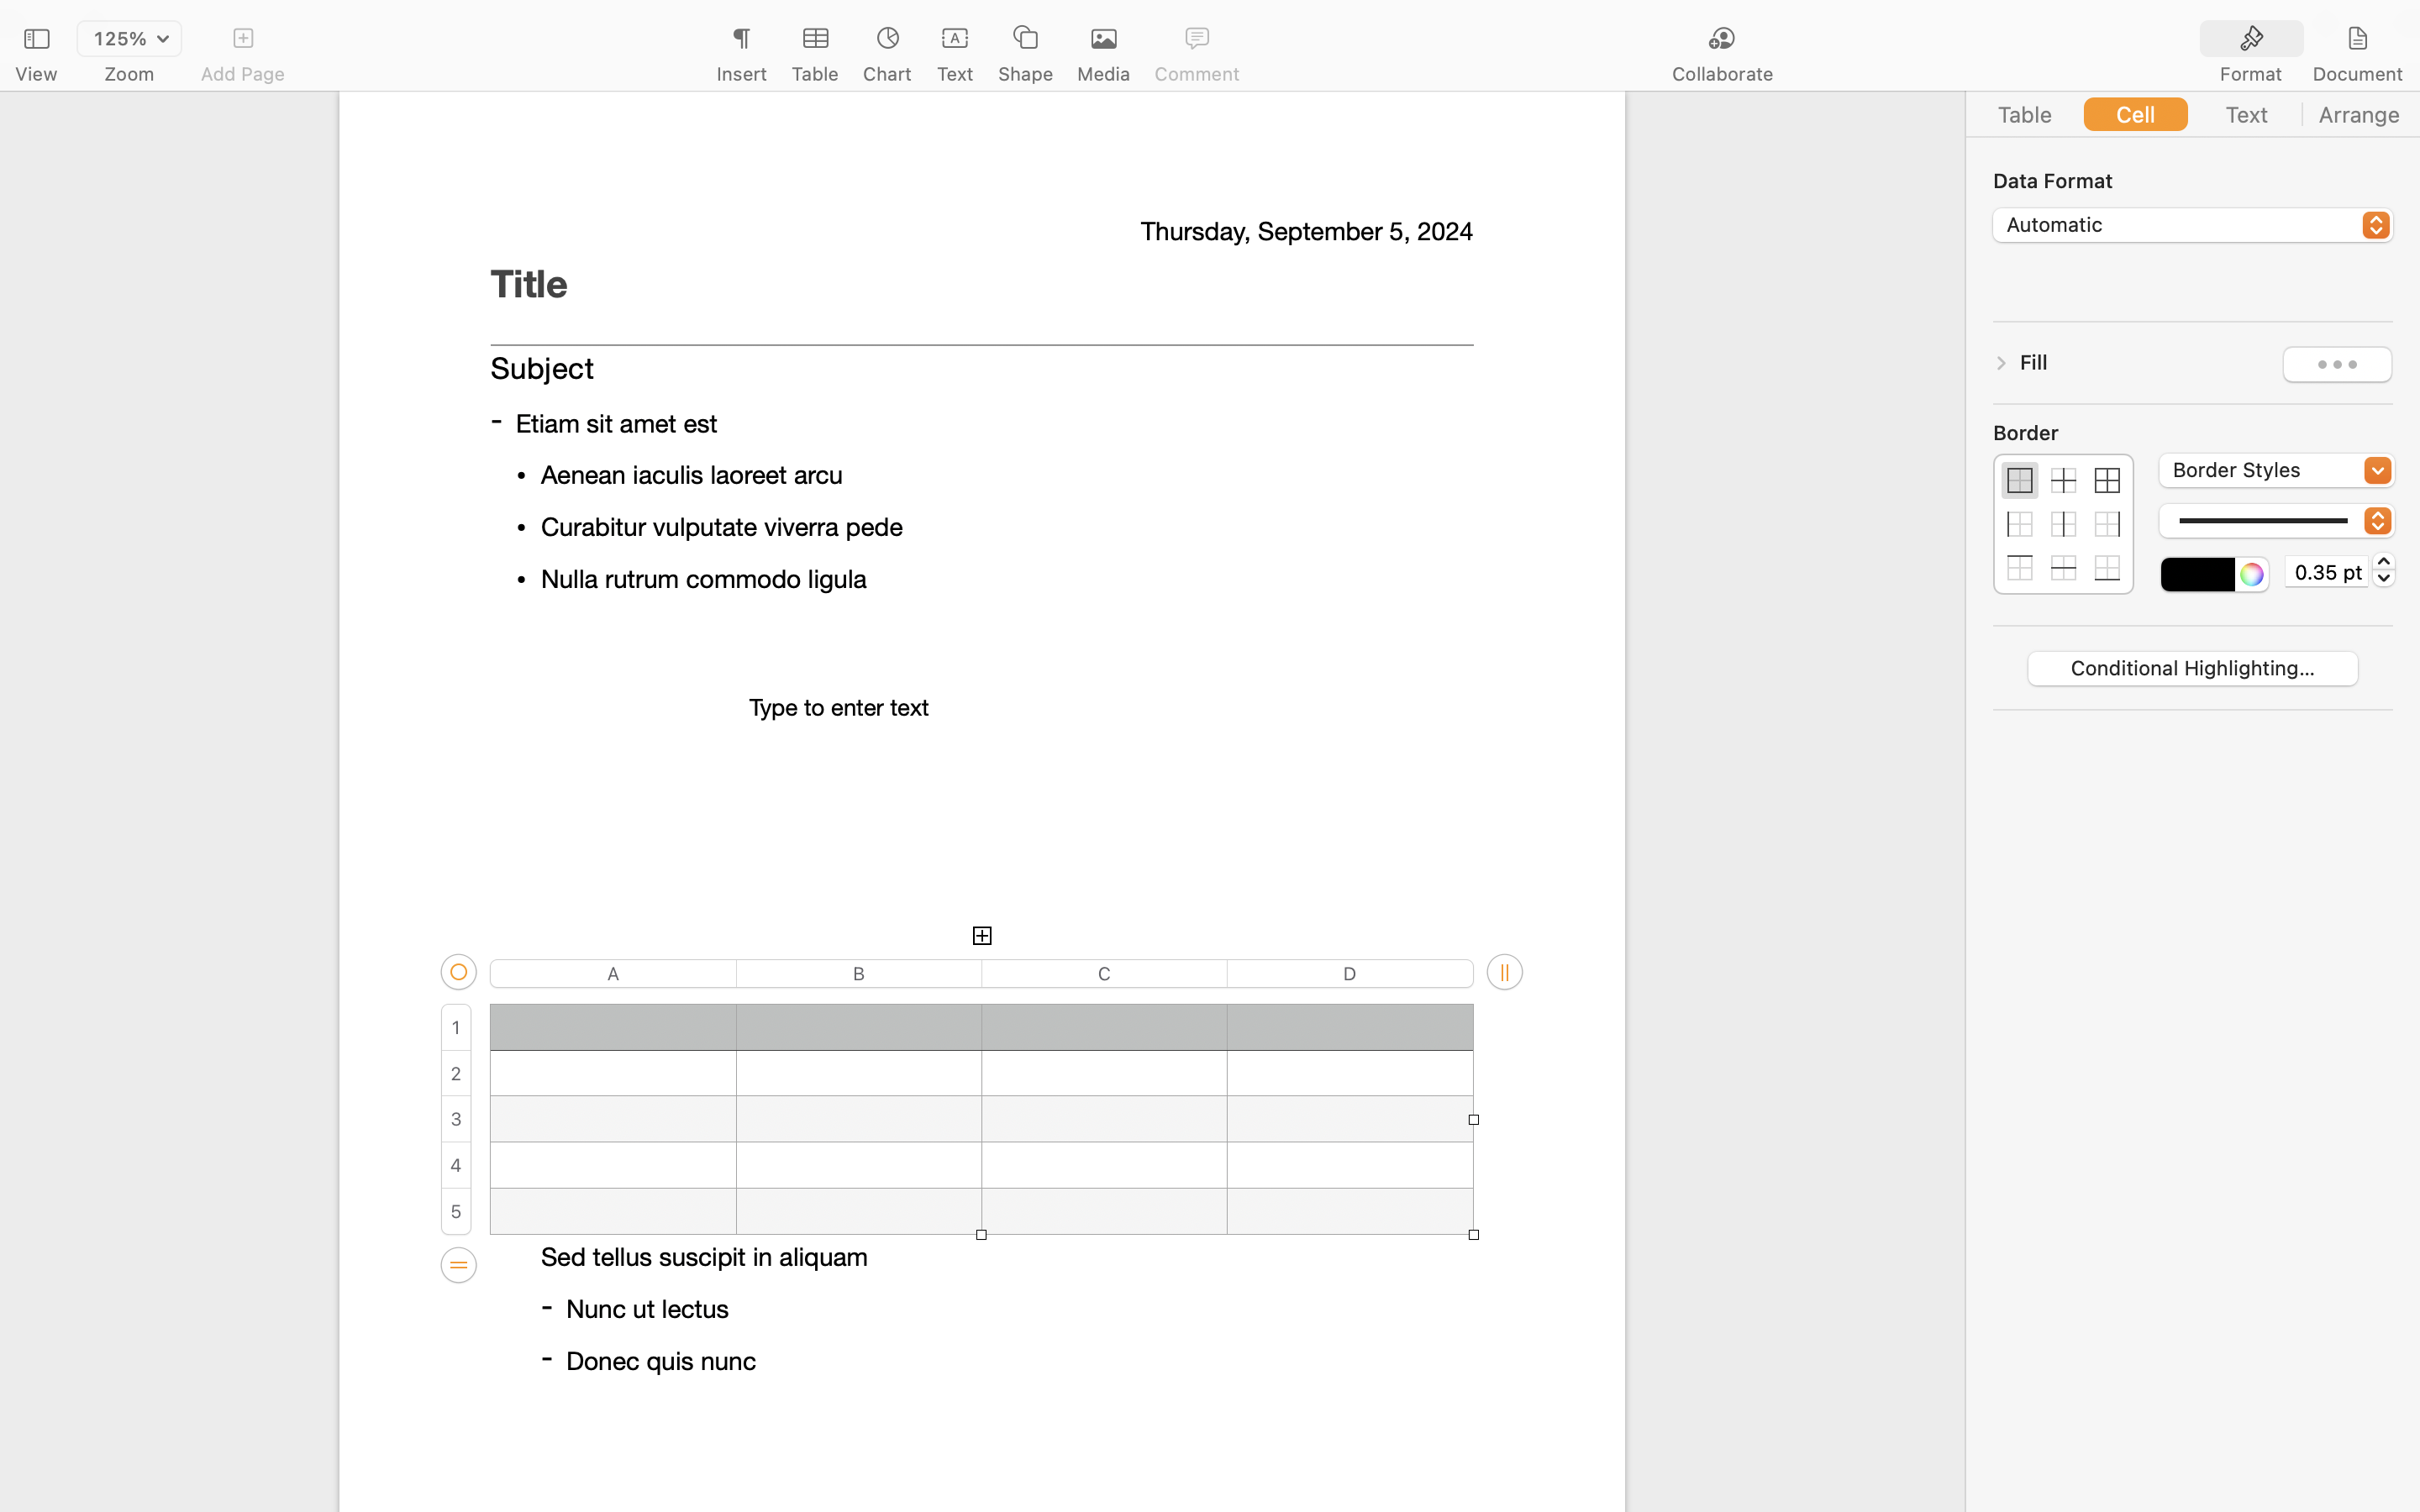 The width and height of the screenshot is (2420, 1512). Describe the element at coordinates (34, 74) in the screenshot. I see `'View'` at that location.